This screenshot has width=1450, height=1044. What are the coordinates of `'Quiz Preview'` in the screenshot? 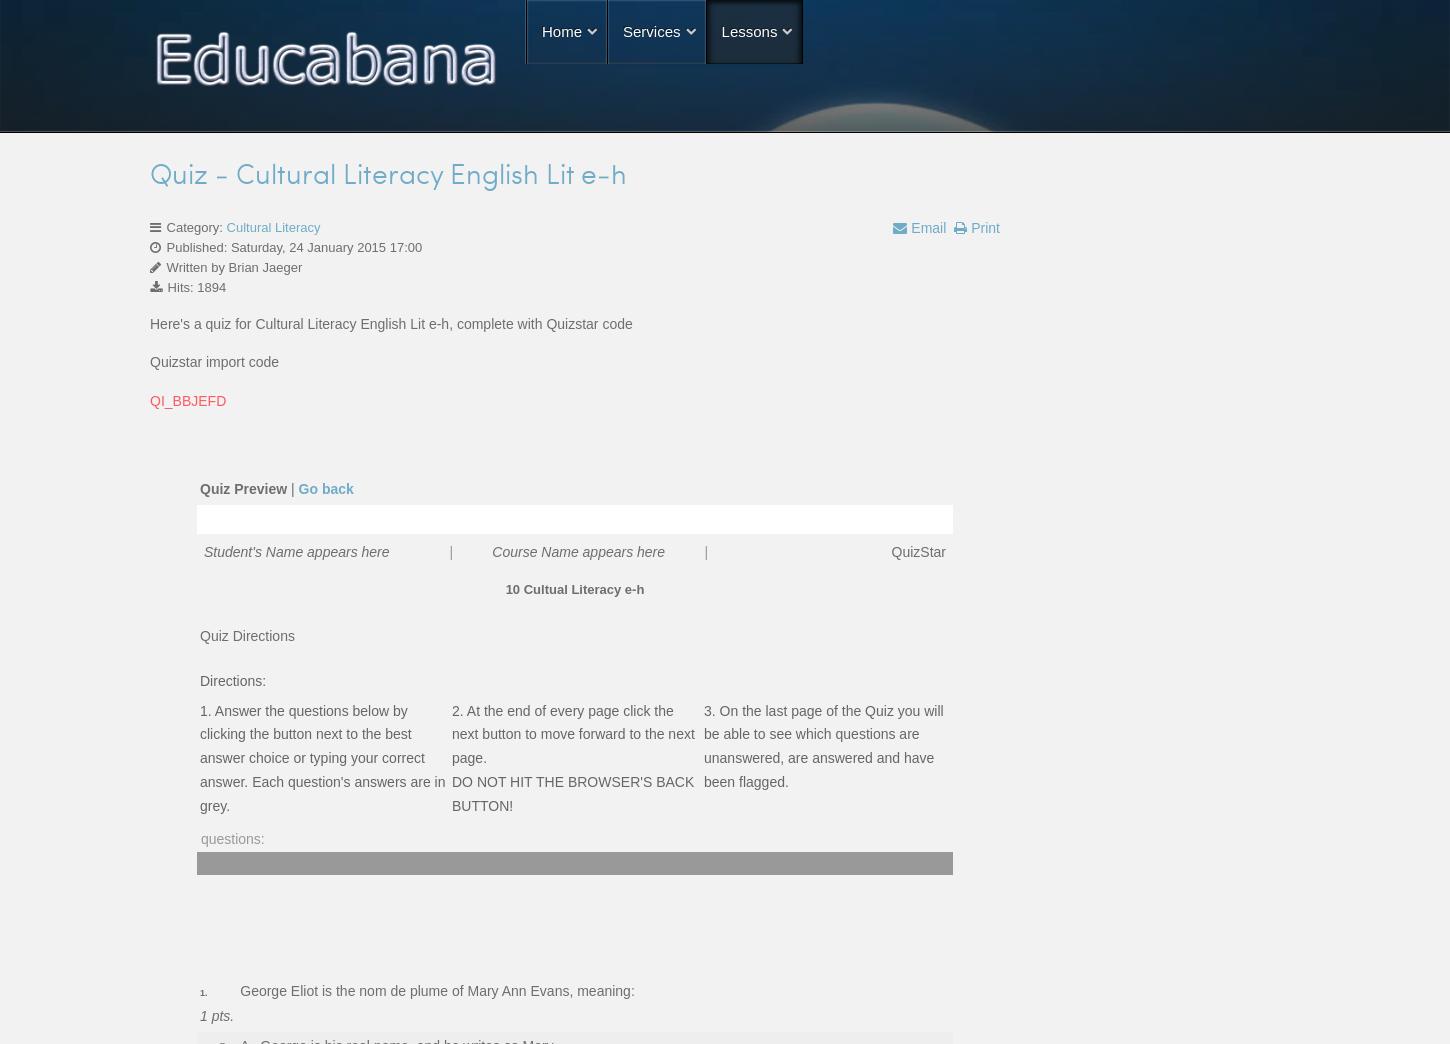 It's located at (198, 487).